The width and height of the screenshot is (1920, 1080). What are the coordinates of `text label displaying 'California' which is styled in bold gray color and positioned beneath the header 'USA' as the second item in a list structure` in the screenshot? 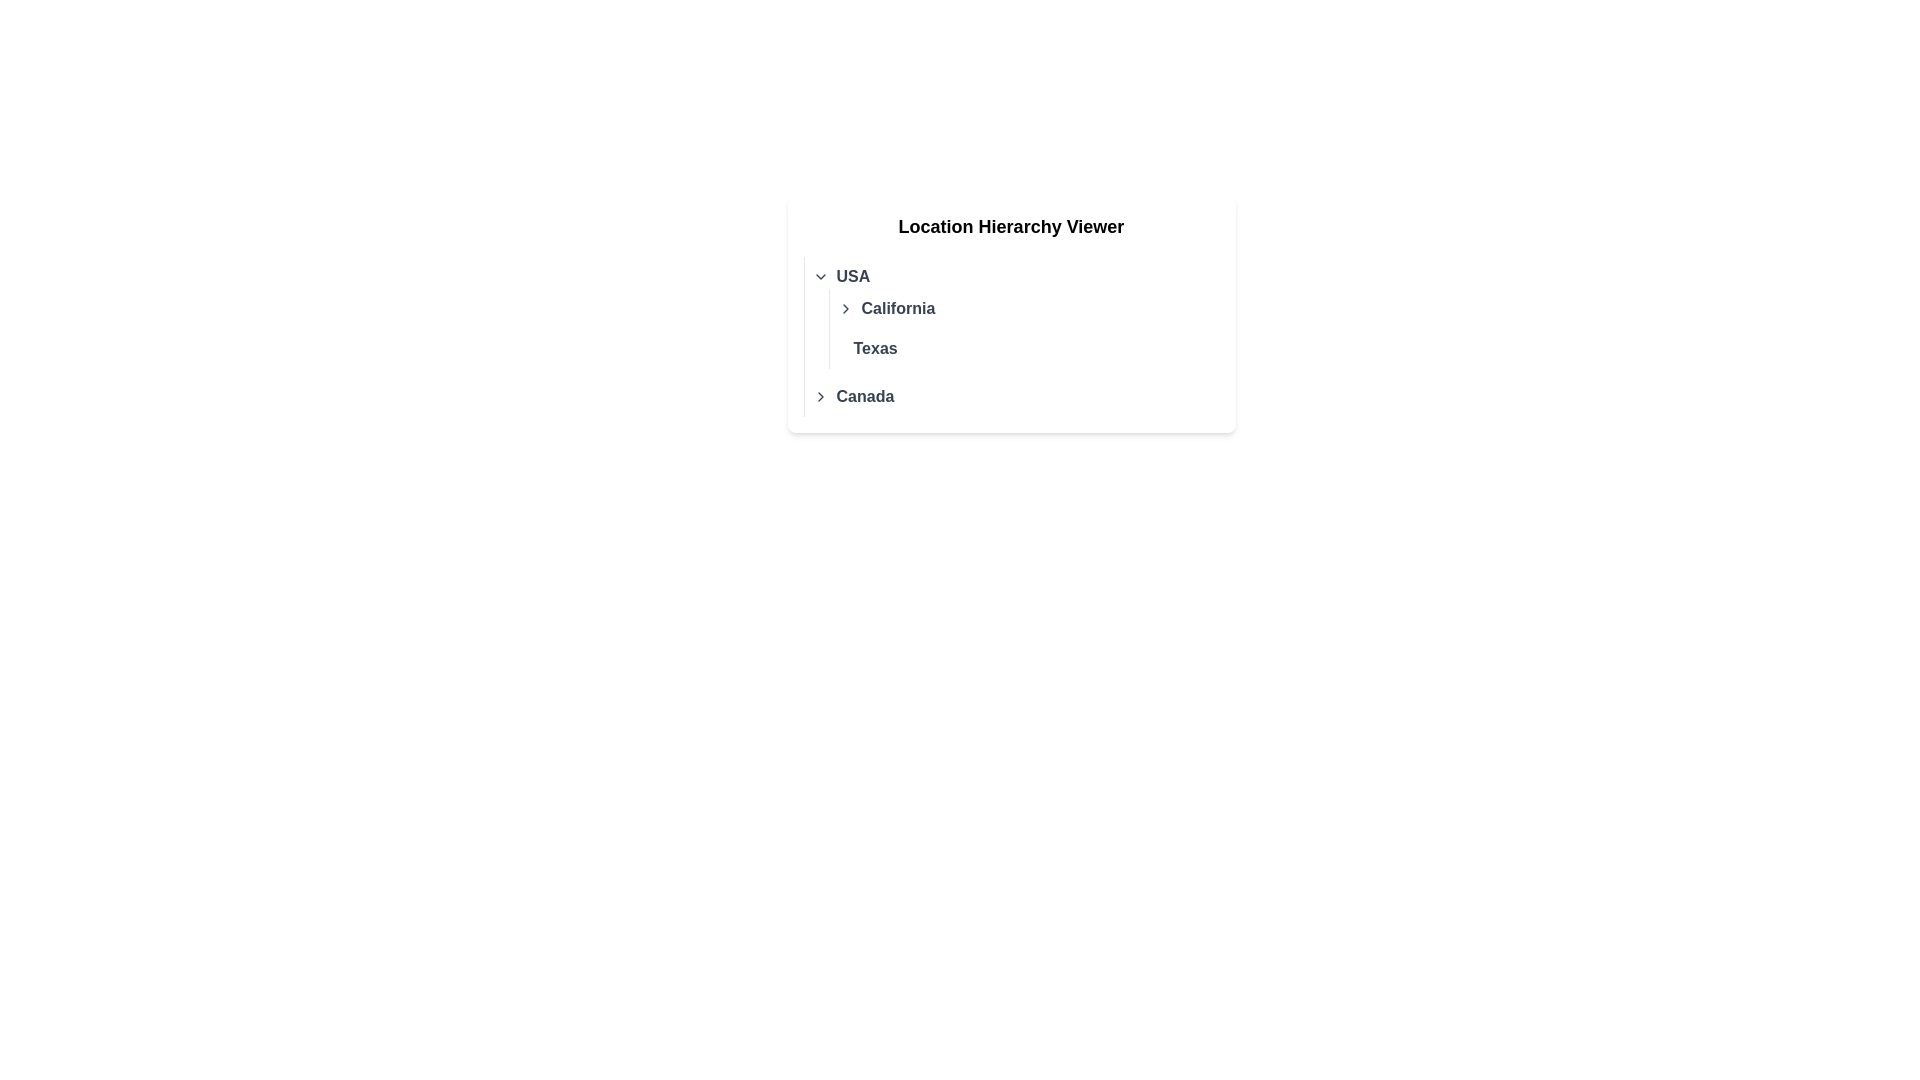 It's located at (897, 308).